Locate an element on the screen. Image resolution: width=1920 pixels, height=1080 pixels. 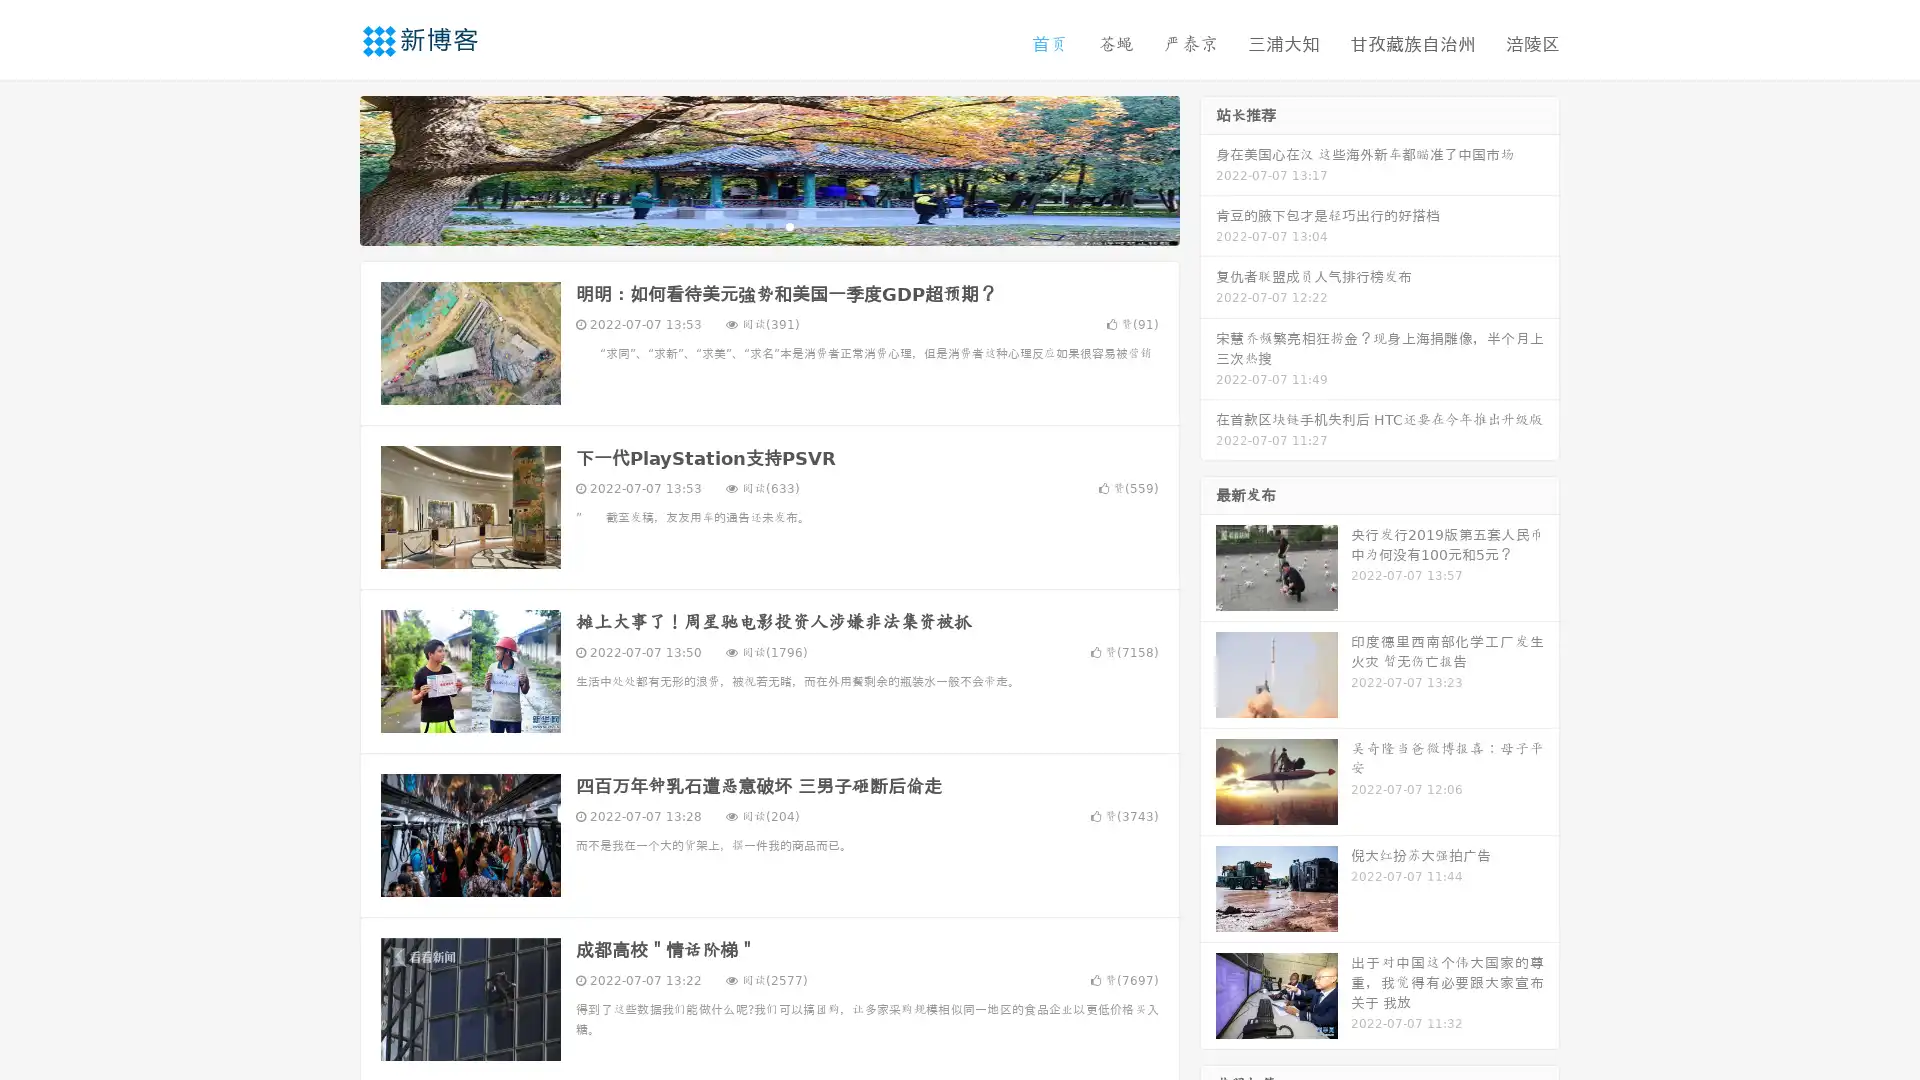
Go to slide 2 is located at coordinates (768, 225).